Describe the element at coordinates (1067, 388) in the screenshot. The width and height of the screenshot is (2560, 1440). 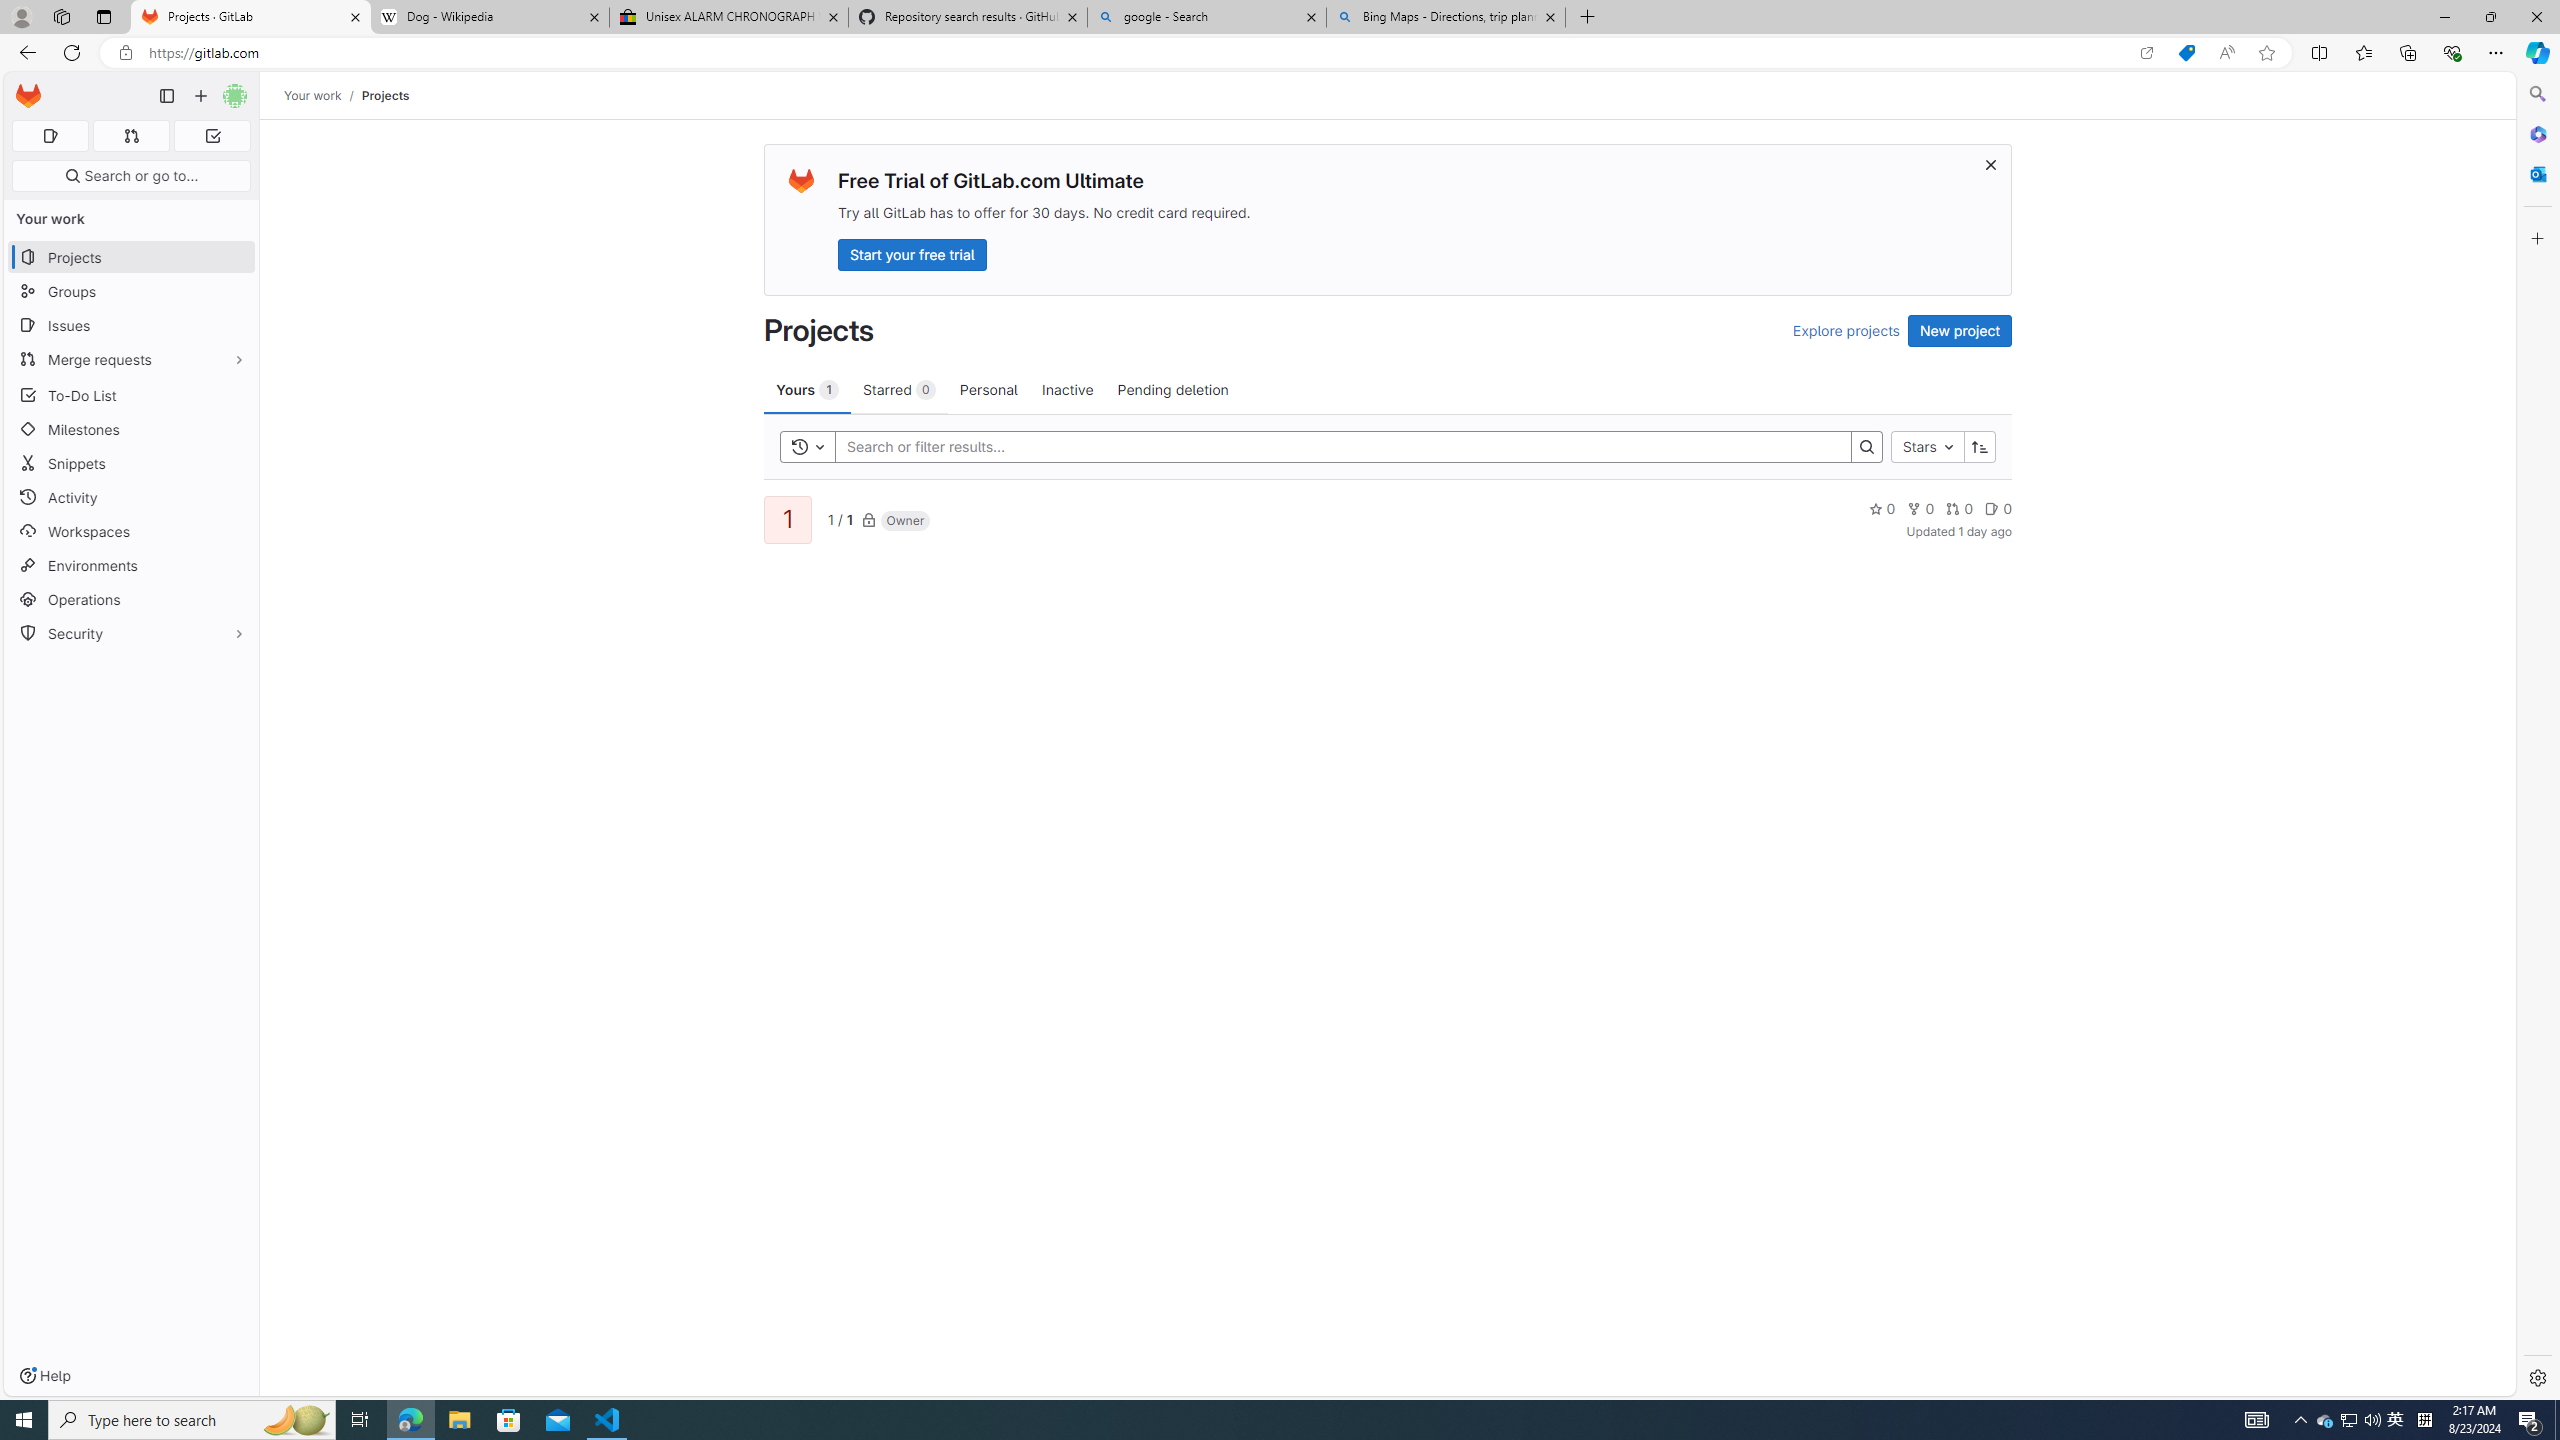
I see `'Inactive'` at that location.